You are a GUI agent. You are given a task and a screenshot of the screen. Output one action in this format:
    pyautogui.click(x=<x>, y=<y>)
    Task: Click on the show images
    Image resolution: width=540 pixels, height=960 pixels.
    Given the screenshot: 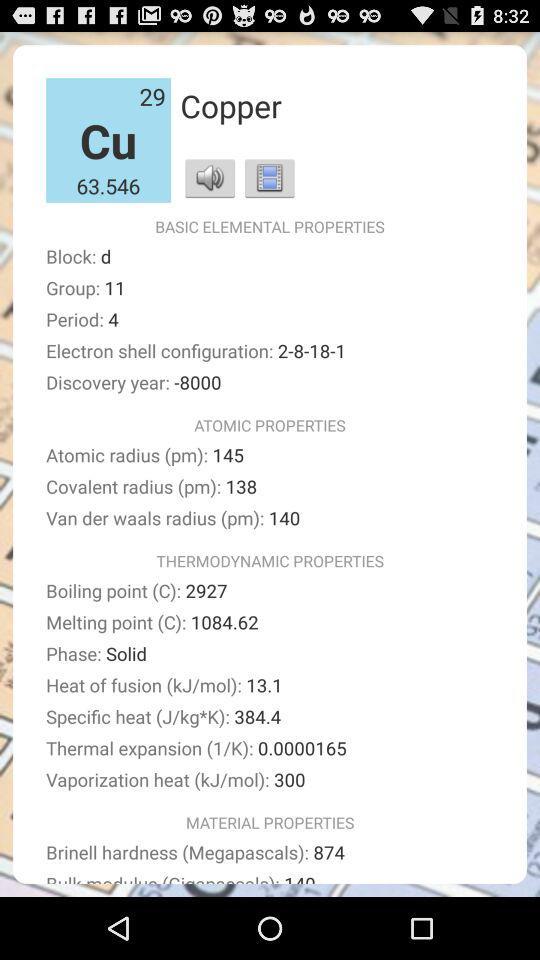 What is the action you would take?
    pyautogui.click(x=269, y=176)
    